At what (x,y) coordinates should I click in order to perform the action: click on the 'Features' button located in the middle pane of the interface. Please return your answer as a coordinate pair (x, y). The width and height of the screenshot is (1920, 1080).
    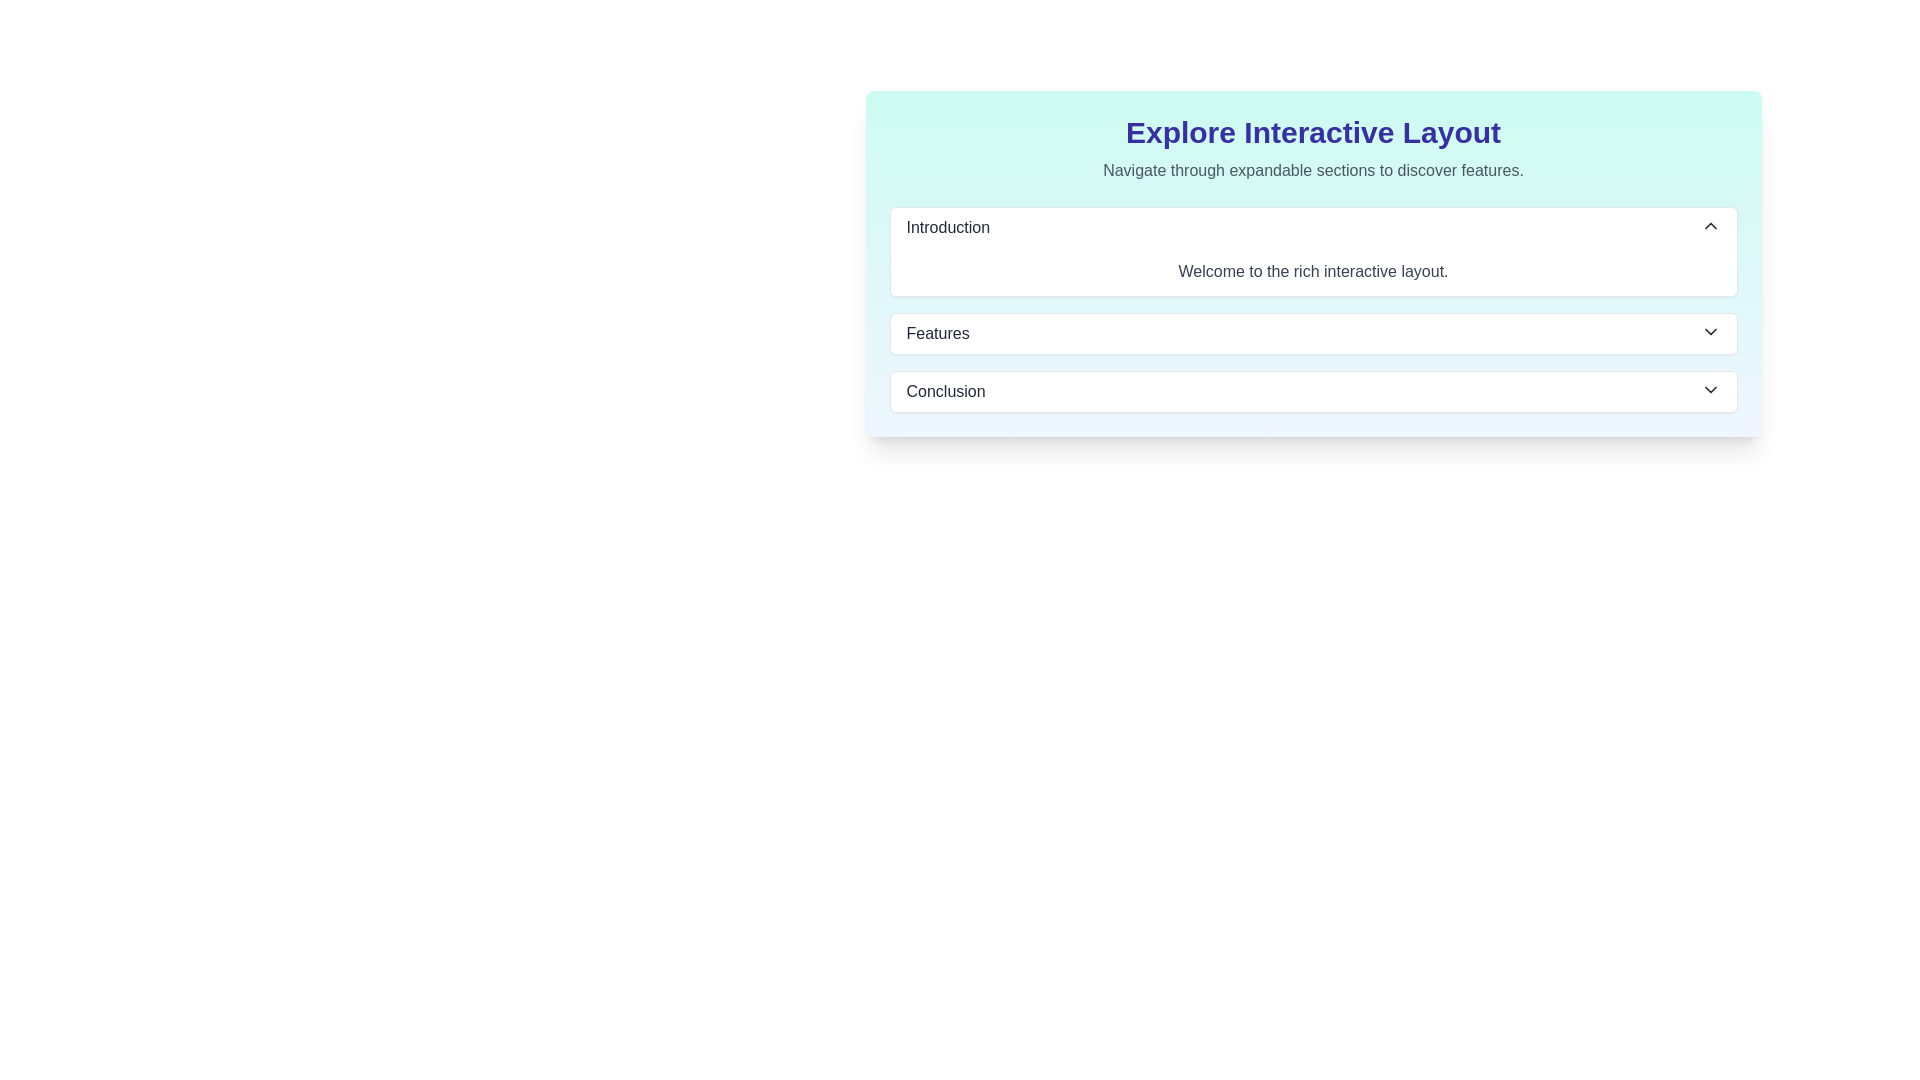
    Looking at the image, I should click on (1313, 333).